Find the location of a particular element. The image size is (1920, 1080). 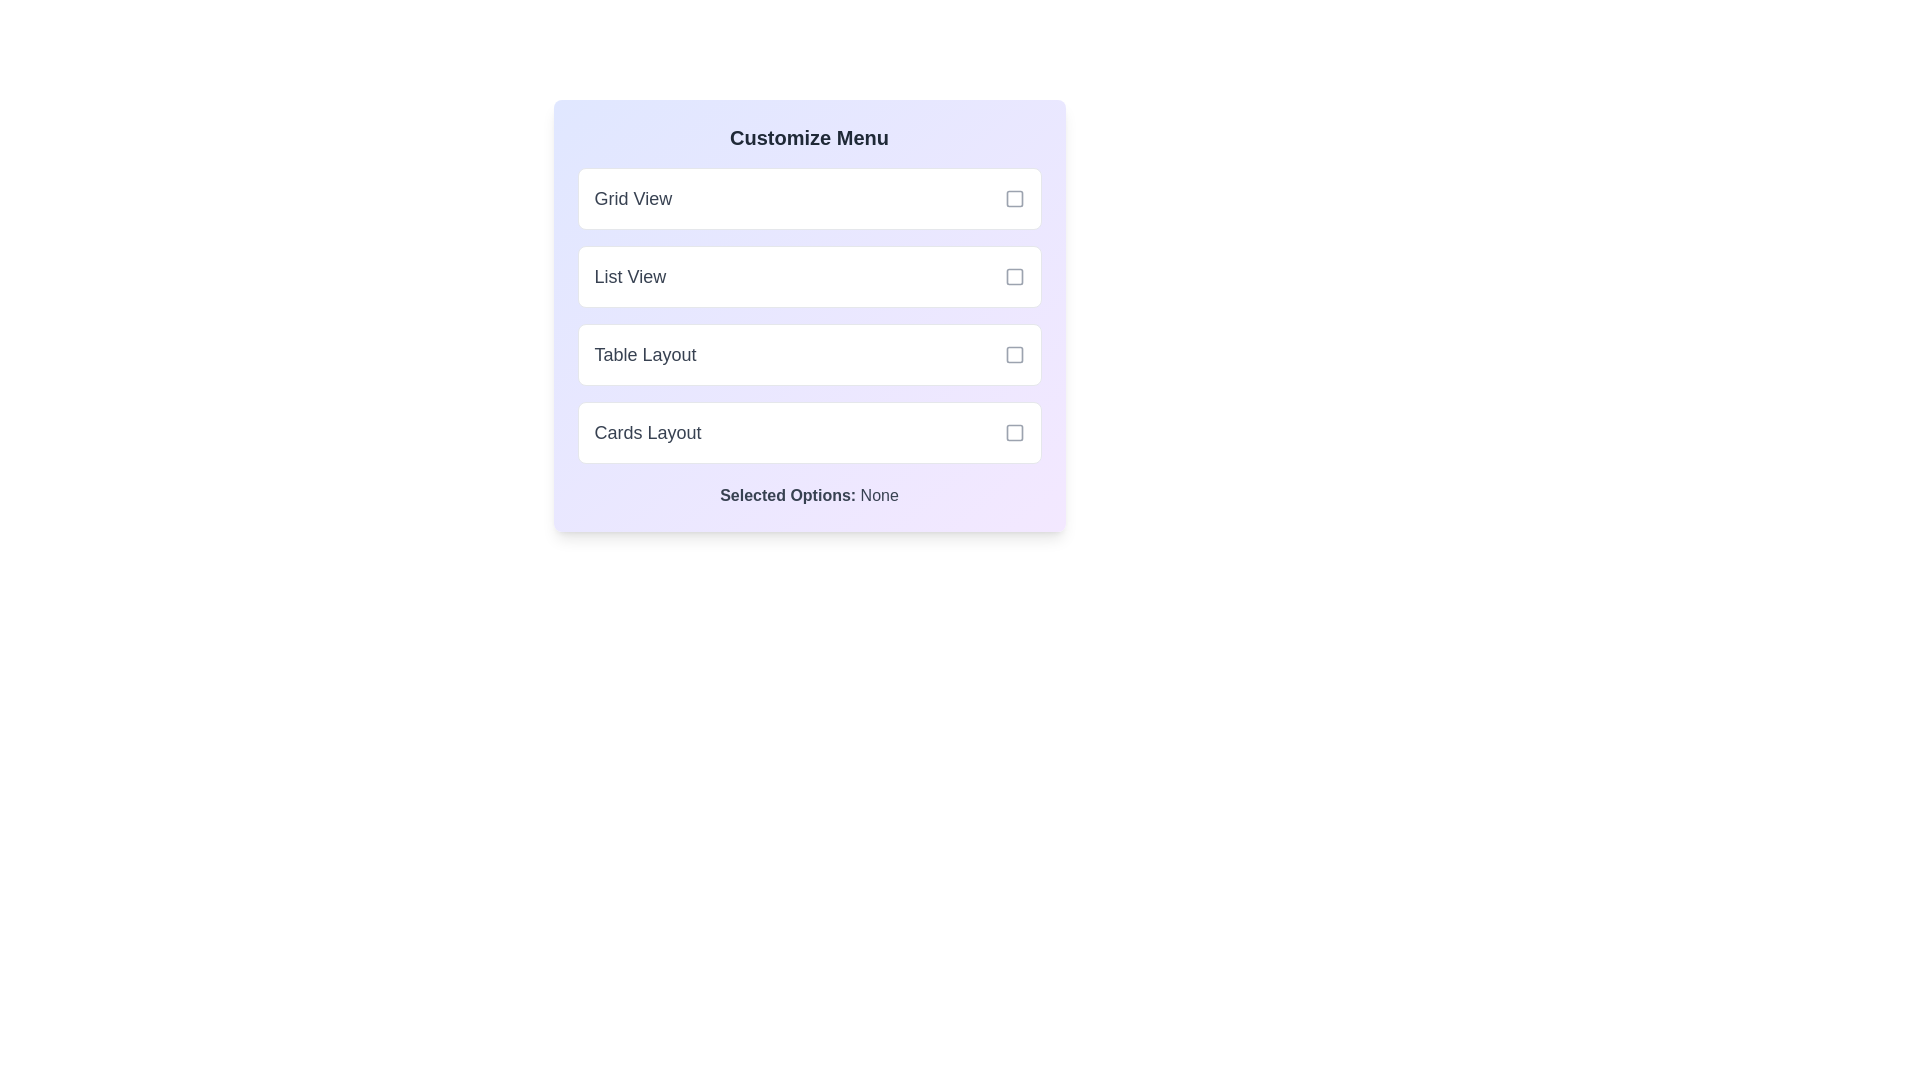

the interactive checkbox for the 'Grid View' option is located at coordinates (1014, 199).